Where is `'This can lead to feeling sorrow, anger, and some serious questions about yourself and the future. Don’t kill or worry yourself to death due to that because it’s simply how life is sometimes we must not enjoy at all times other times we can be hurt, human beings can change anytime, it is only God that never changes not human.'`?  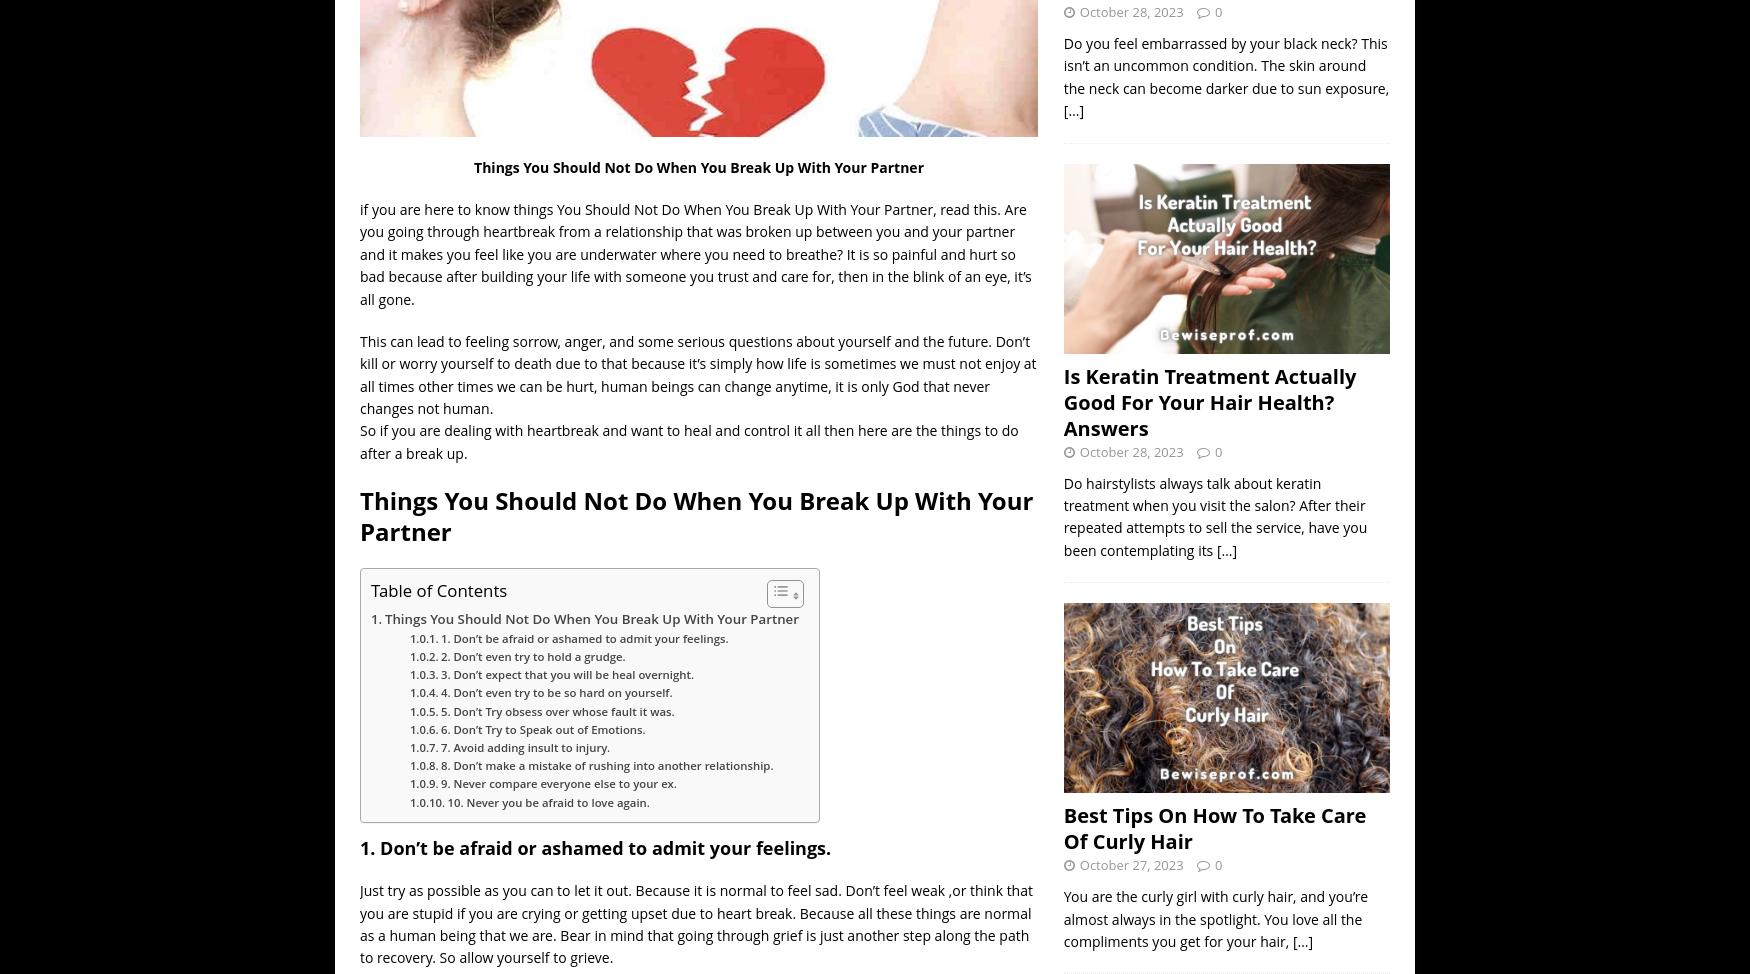 'This can lead to feeling sorrow, anger, and some serious questions about yourself and the future. Don’t kill or worry yourself to death due to that because it’s simply how life is sometimes we must not enjoy at all times other times we can be hurt, human beings can change anytime, it is only God that never changes not human.' is located at coordinates (698, 374).